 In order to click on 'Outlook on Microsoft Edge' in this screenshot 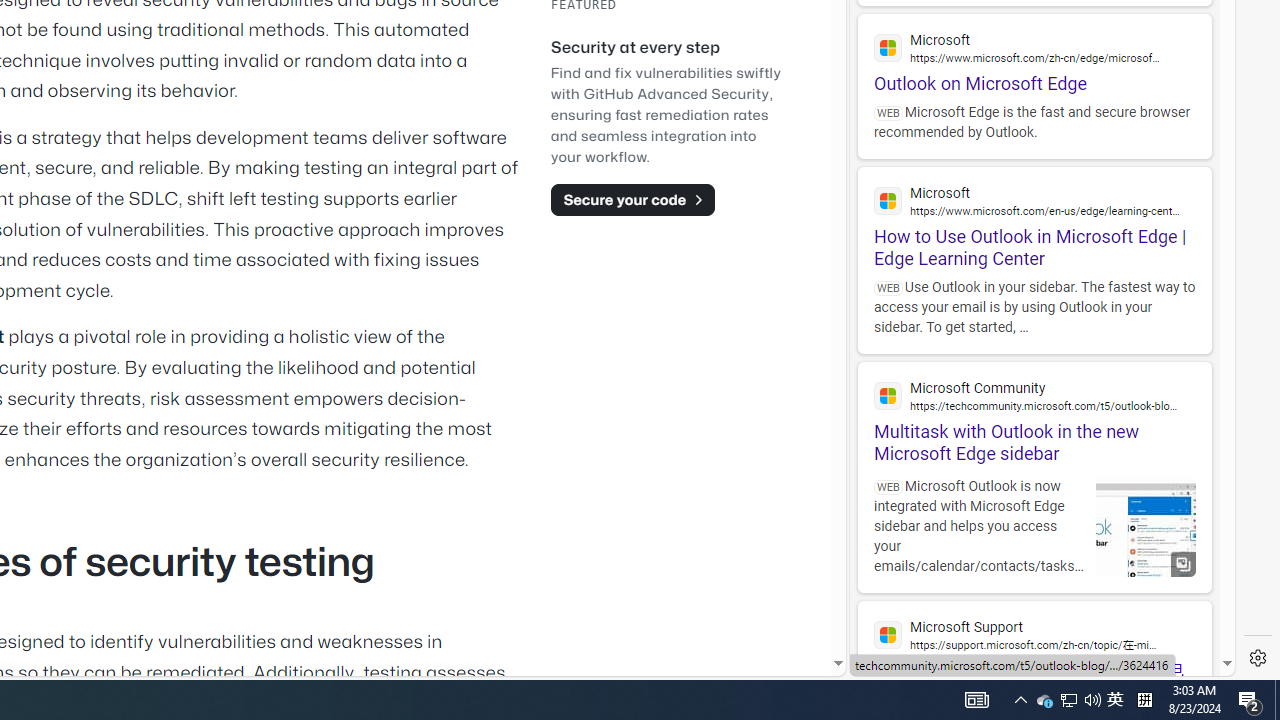, I will do `click(1034, 53)`.